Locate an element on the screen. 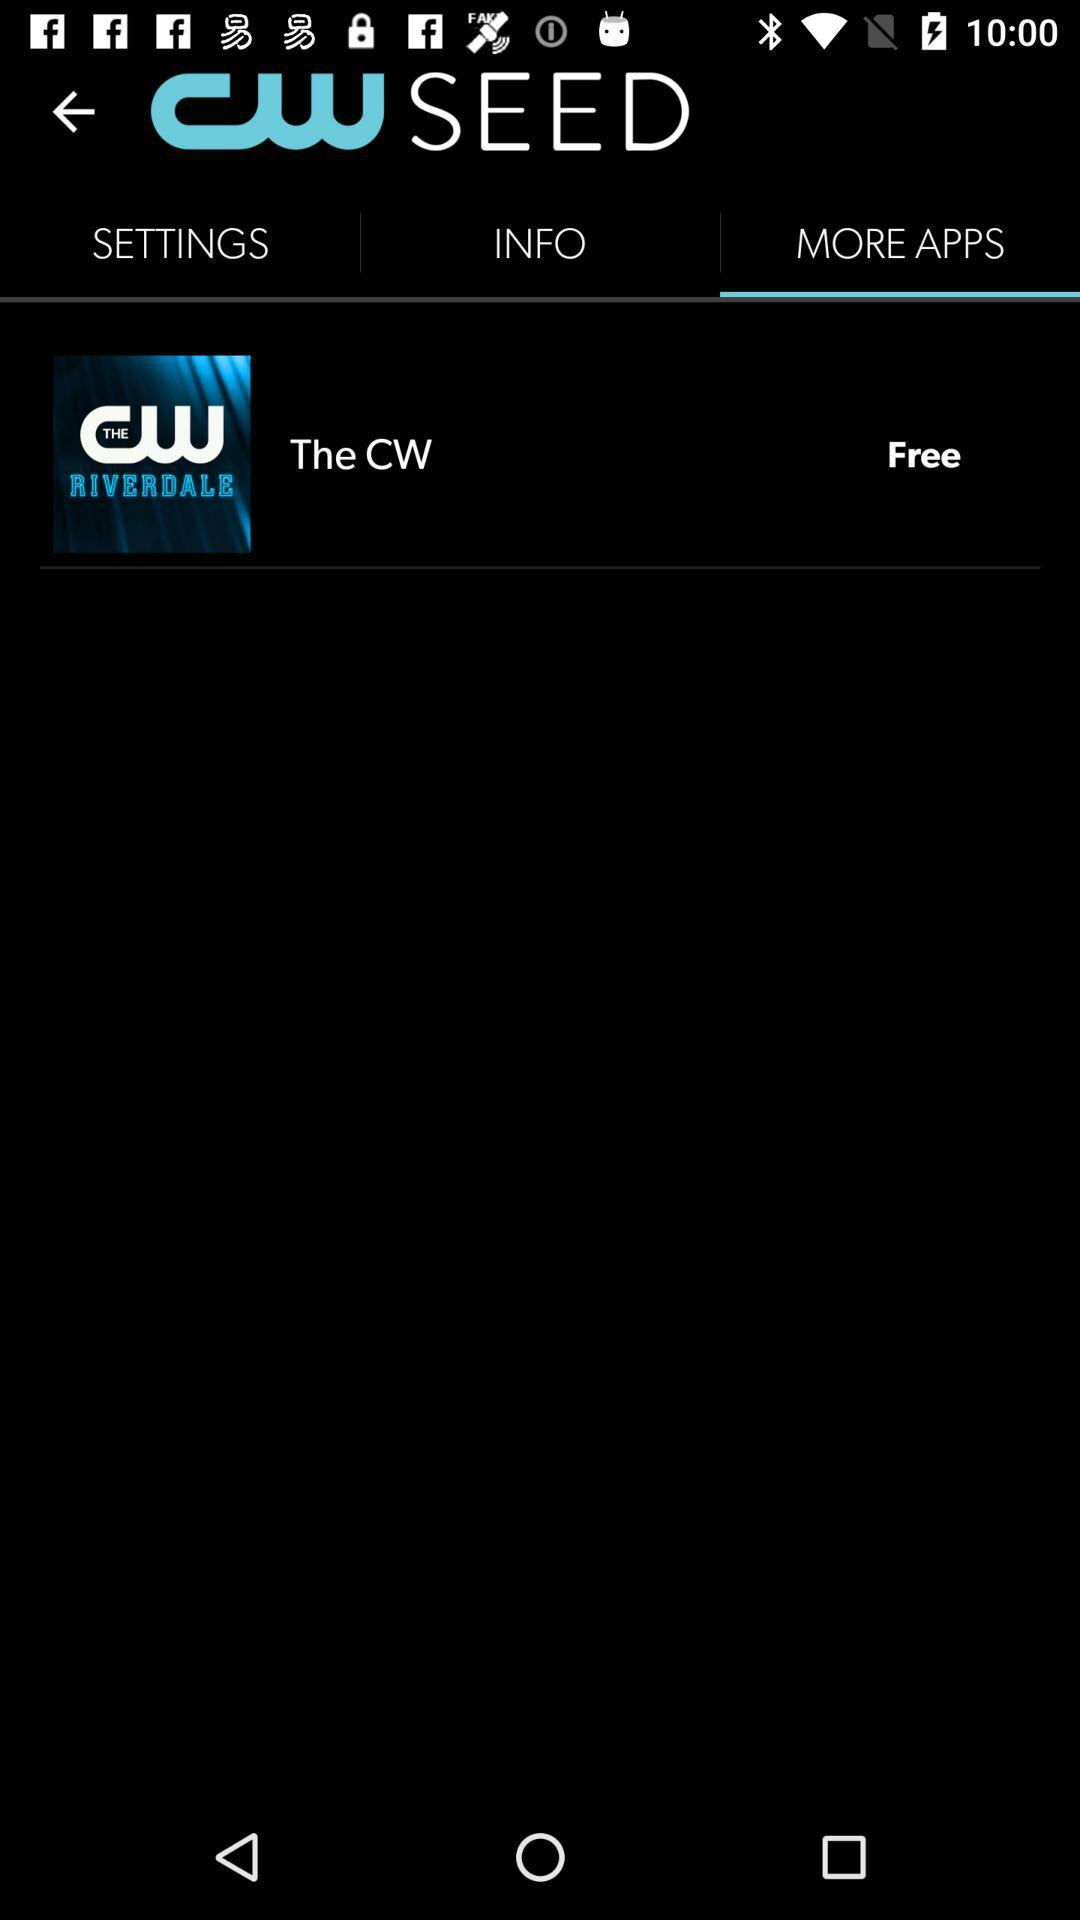 Image resolution: width=1080 pixels, height=1920 pixels. settings icon is located at coordinates (180, 242).